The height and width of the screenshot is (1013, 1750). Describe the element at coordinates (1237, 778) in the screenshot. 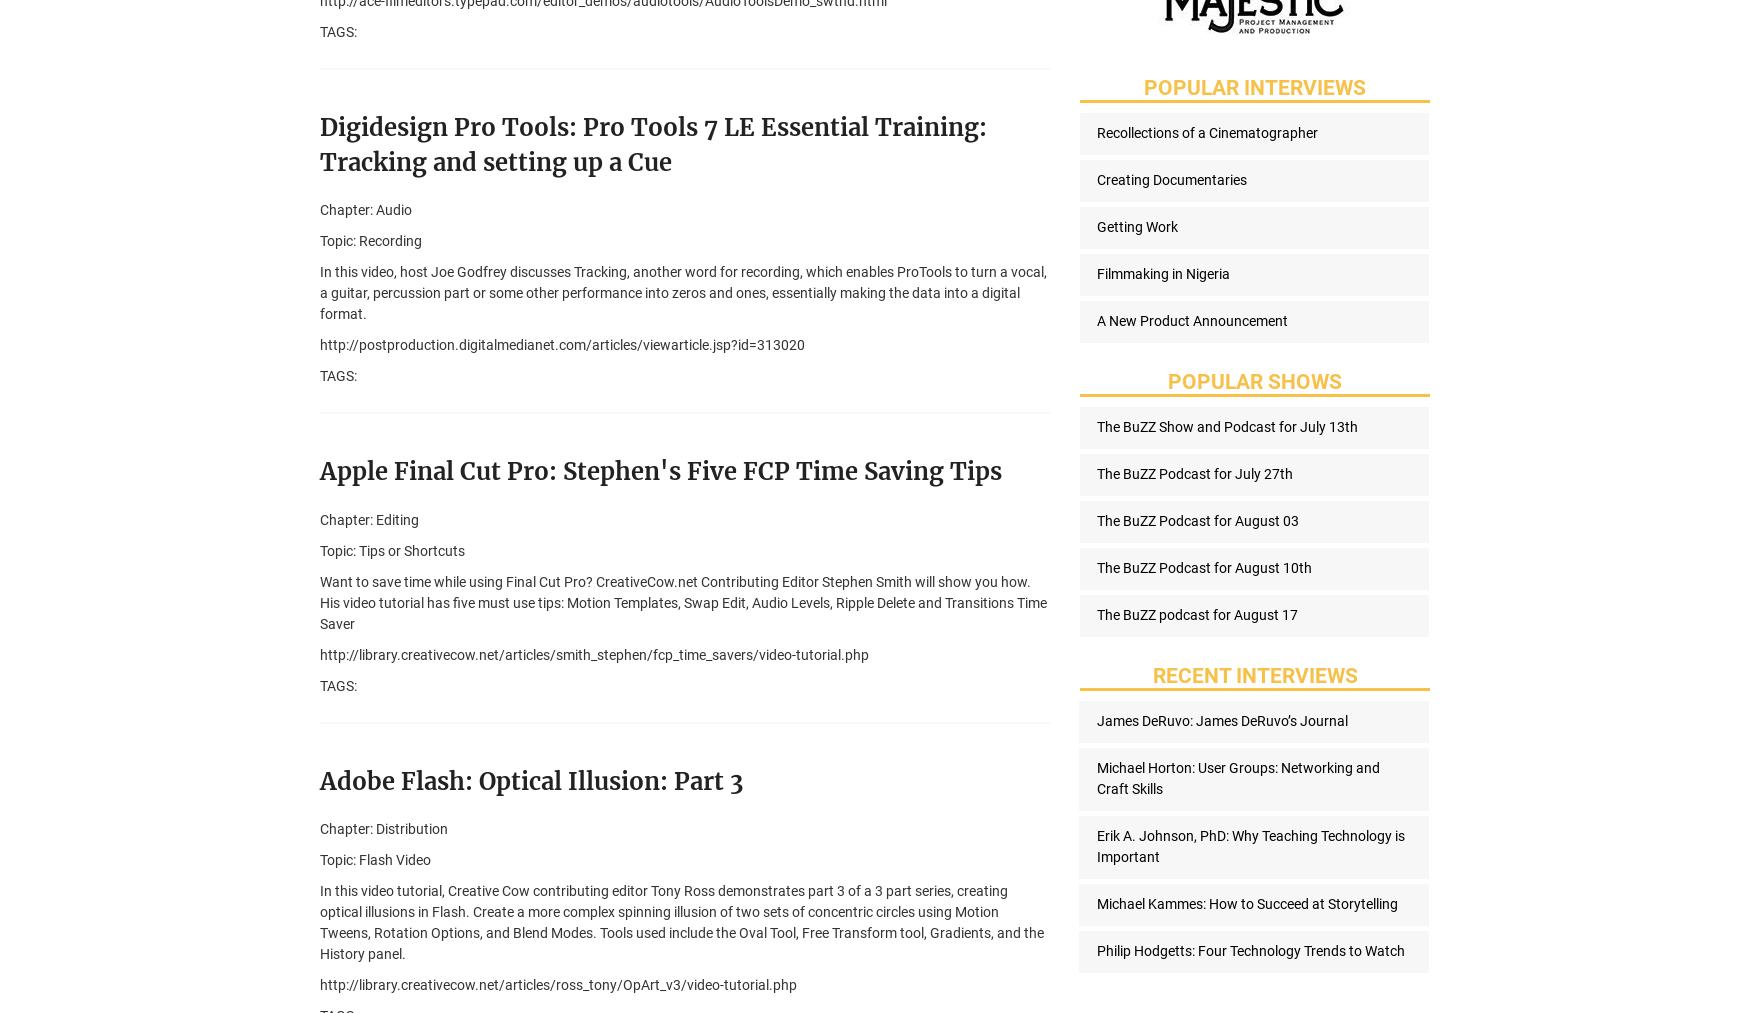

I see `'Michael Horton: User Groups: Networking and Craft Skills'` at that location.